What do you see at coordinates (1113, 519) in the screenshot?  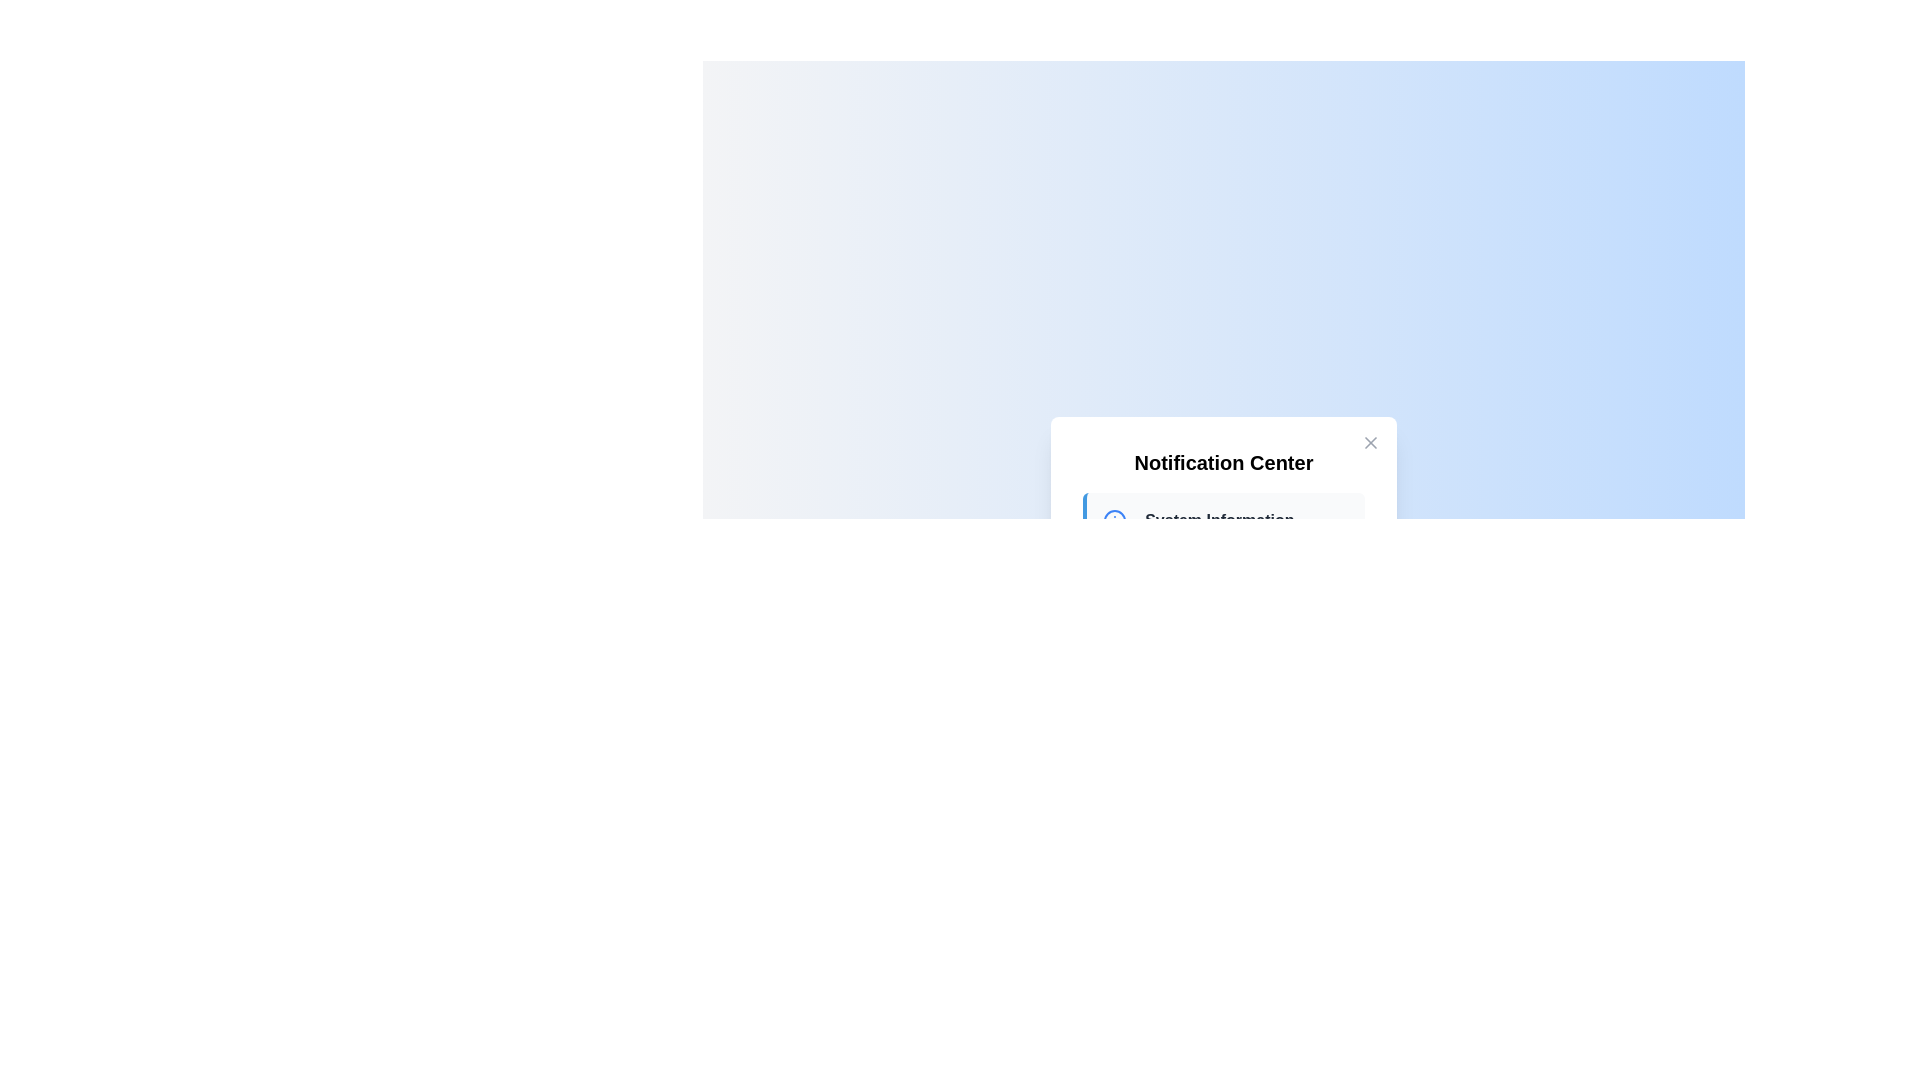 I see `the circular icon with a blue outline and blue-filled center located in the Notification Center modal dialog` at bounding box center [1113, 519].